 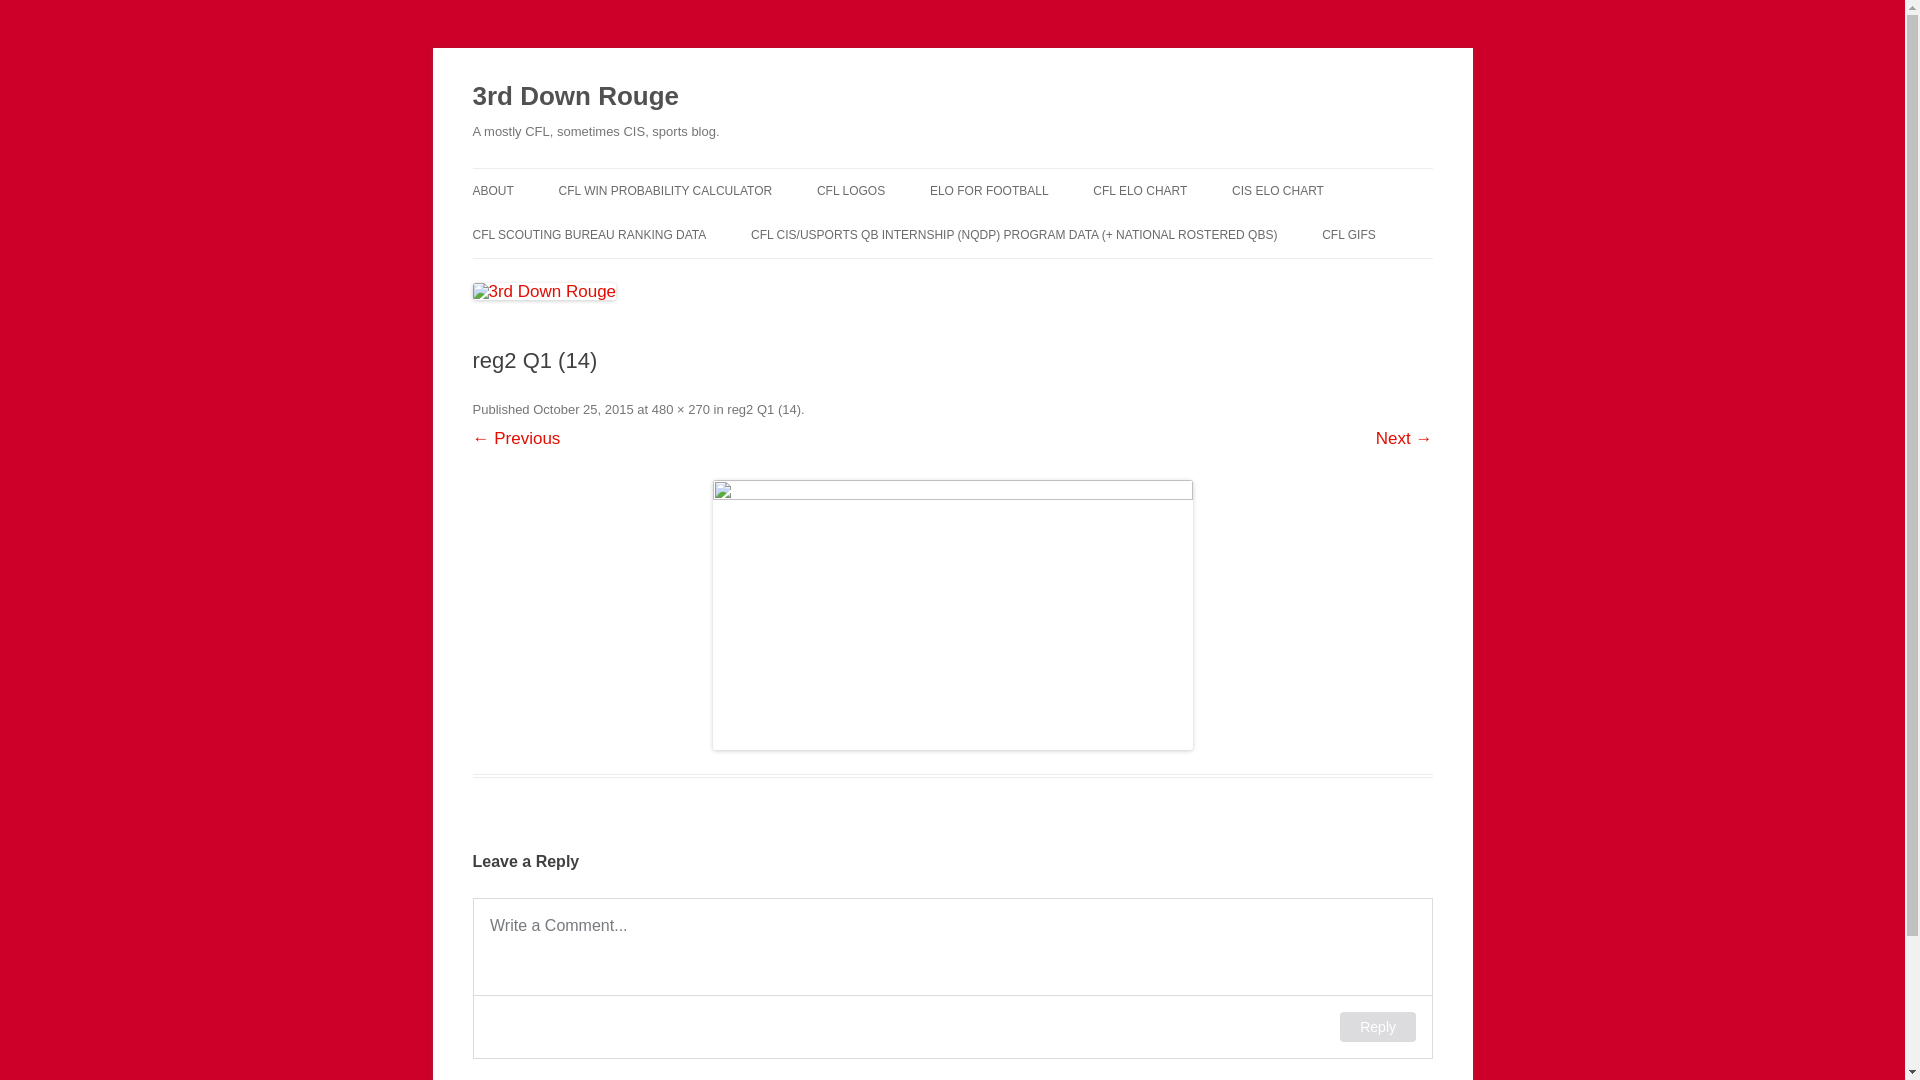 I want to click on 'CFL ELO CHART', so click(x=1140, y=191).